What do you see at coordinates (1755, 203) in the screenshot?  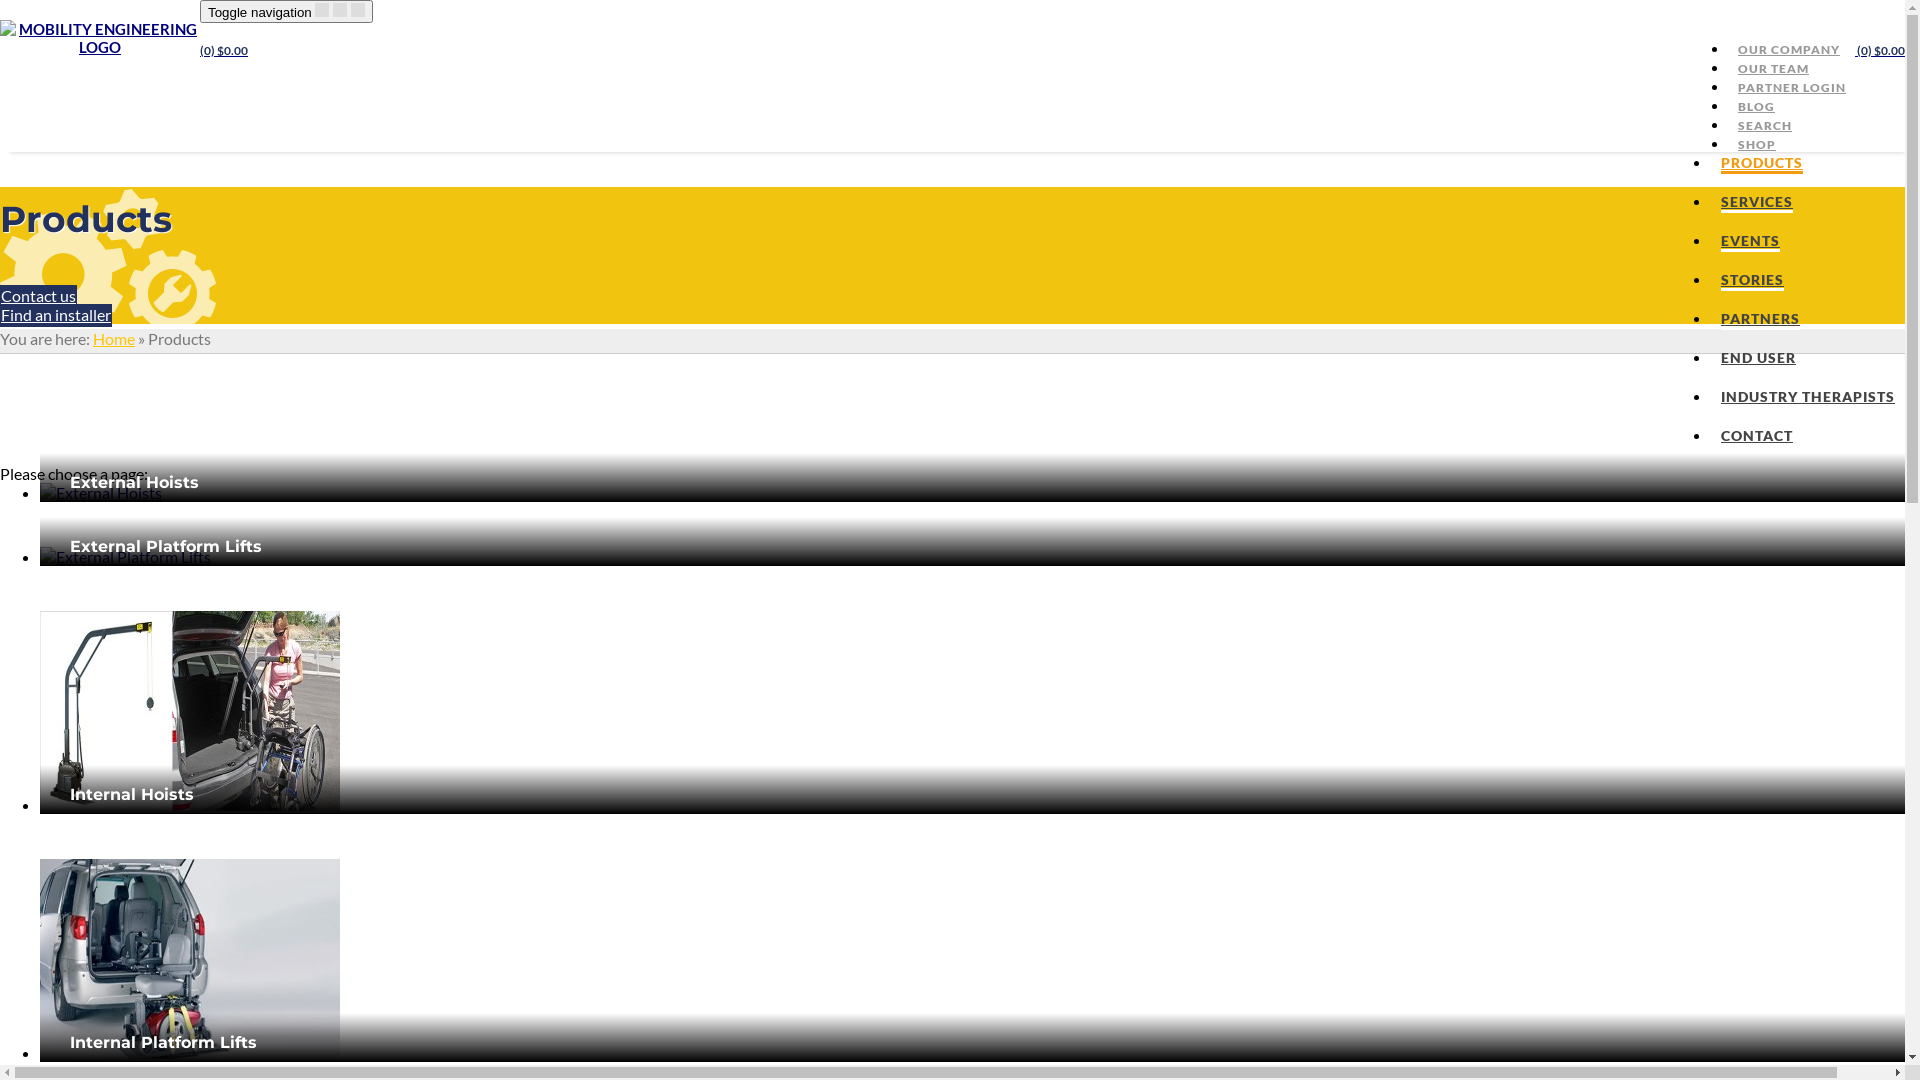 I see `'SERVICES'` at bounding box center [1755, 203].